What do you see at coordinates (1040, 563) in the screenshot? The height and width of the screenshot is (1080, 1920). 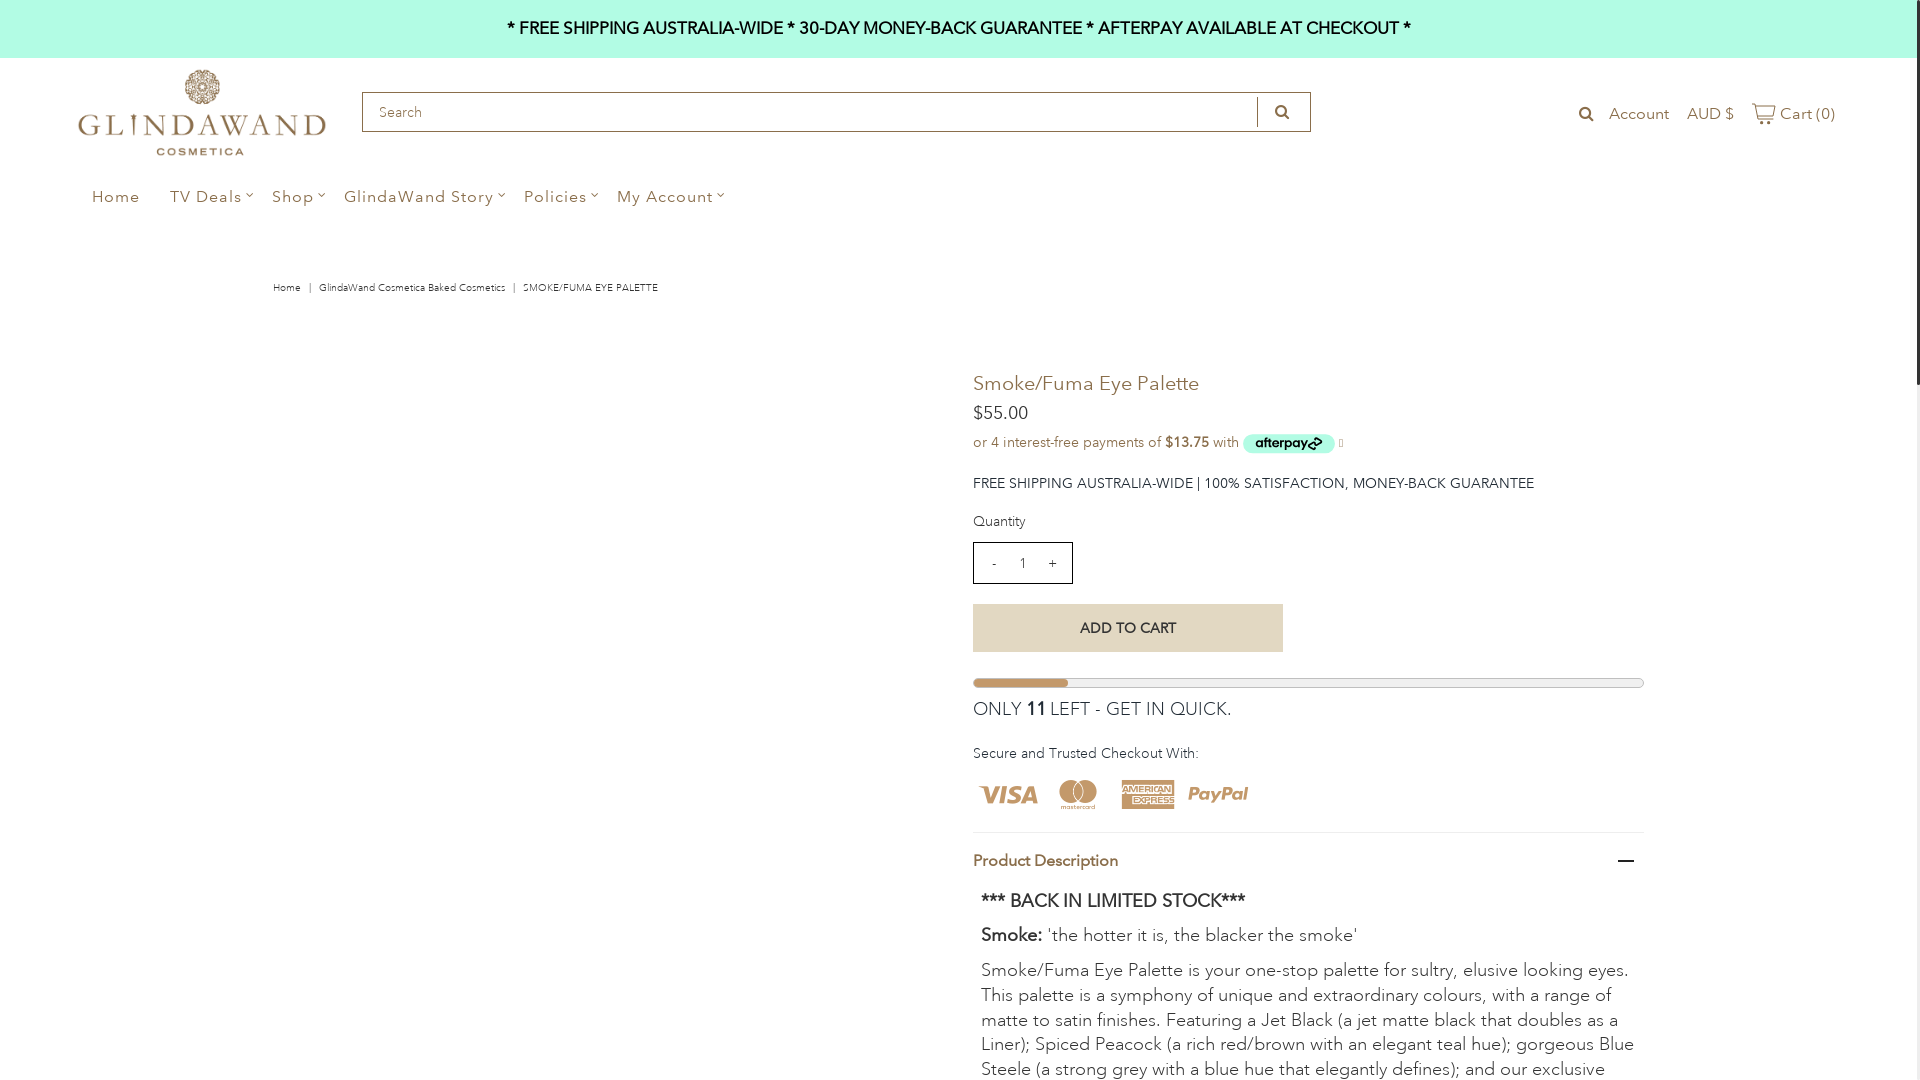 I see `'+'` at bounding box center [1040, 563].